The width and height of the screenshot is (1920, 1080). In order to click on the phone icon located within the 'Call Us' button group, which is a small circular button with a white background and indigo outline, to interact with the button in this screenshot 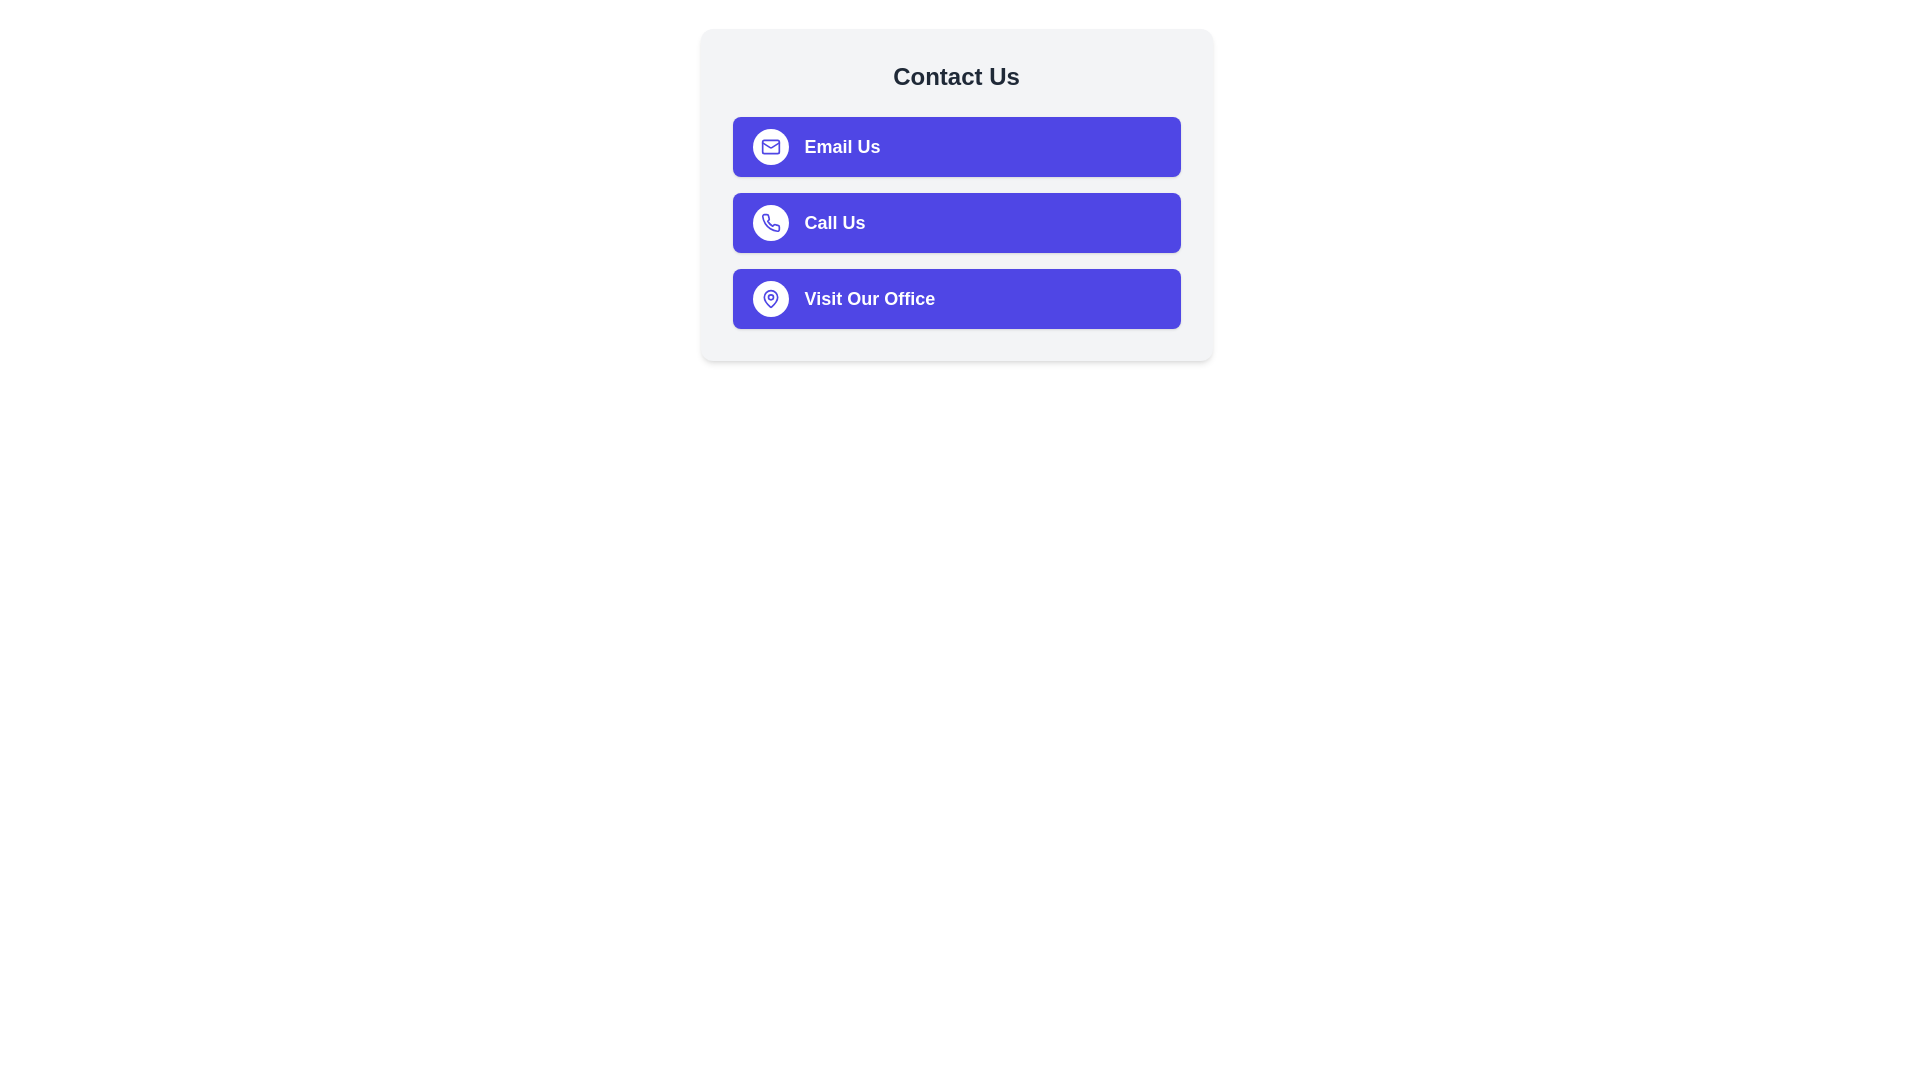, I will do `click(769, 223)`.